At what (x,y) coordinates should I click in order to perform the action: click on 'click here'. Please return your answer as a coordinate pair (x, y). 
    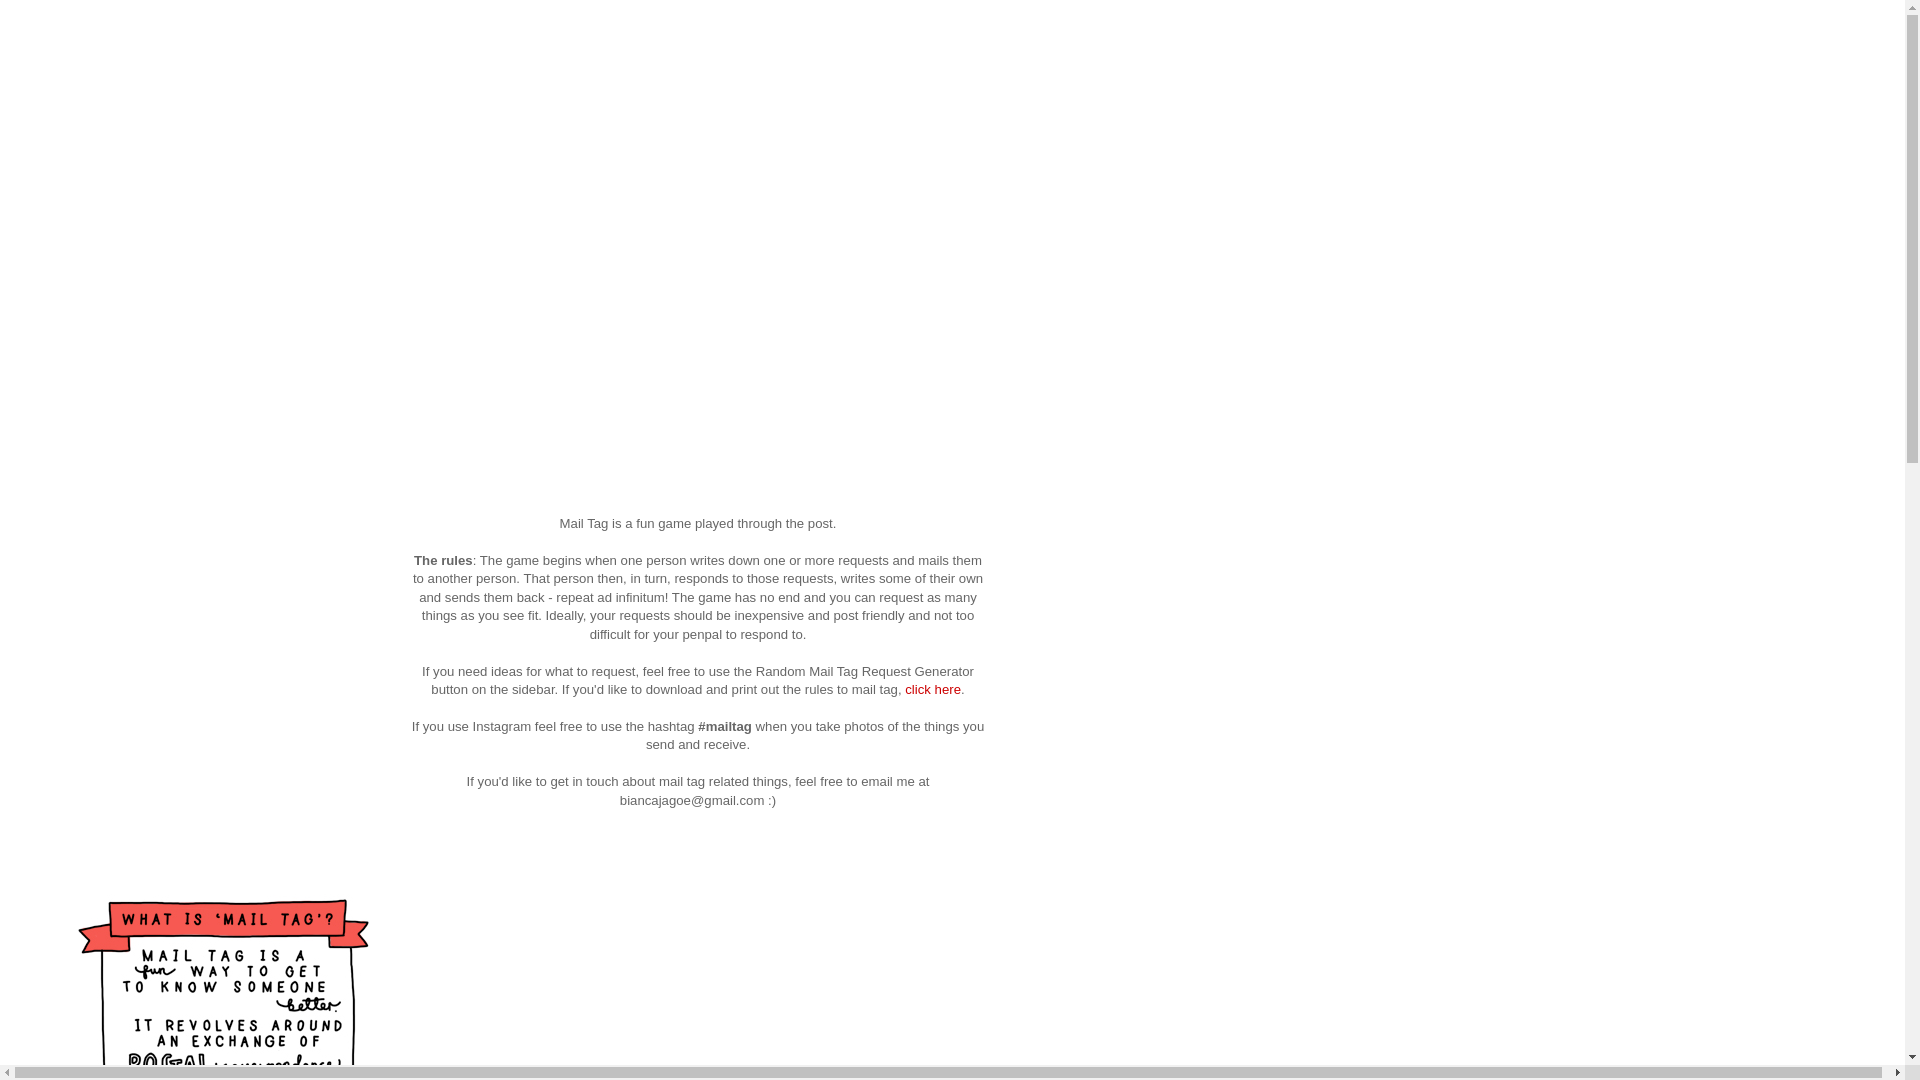
    Looking at the image, I should click on (904, 688).